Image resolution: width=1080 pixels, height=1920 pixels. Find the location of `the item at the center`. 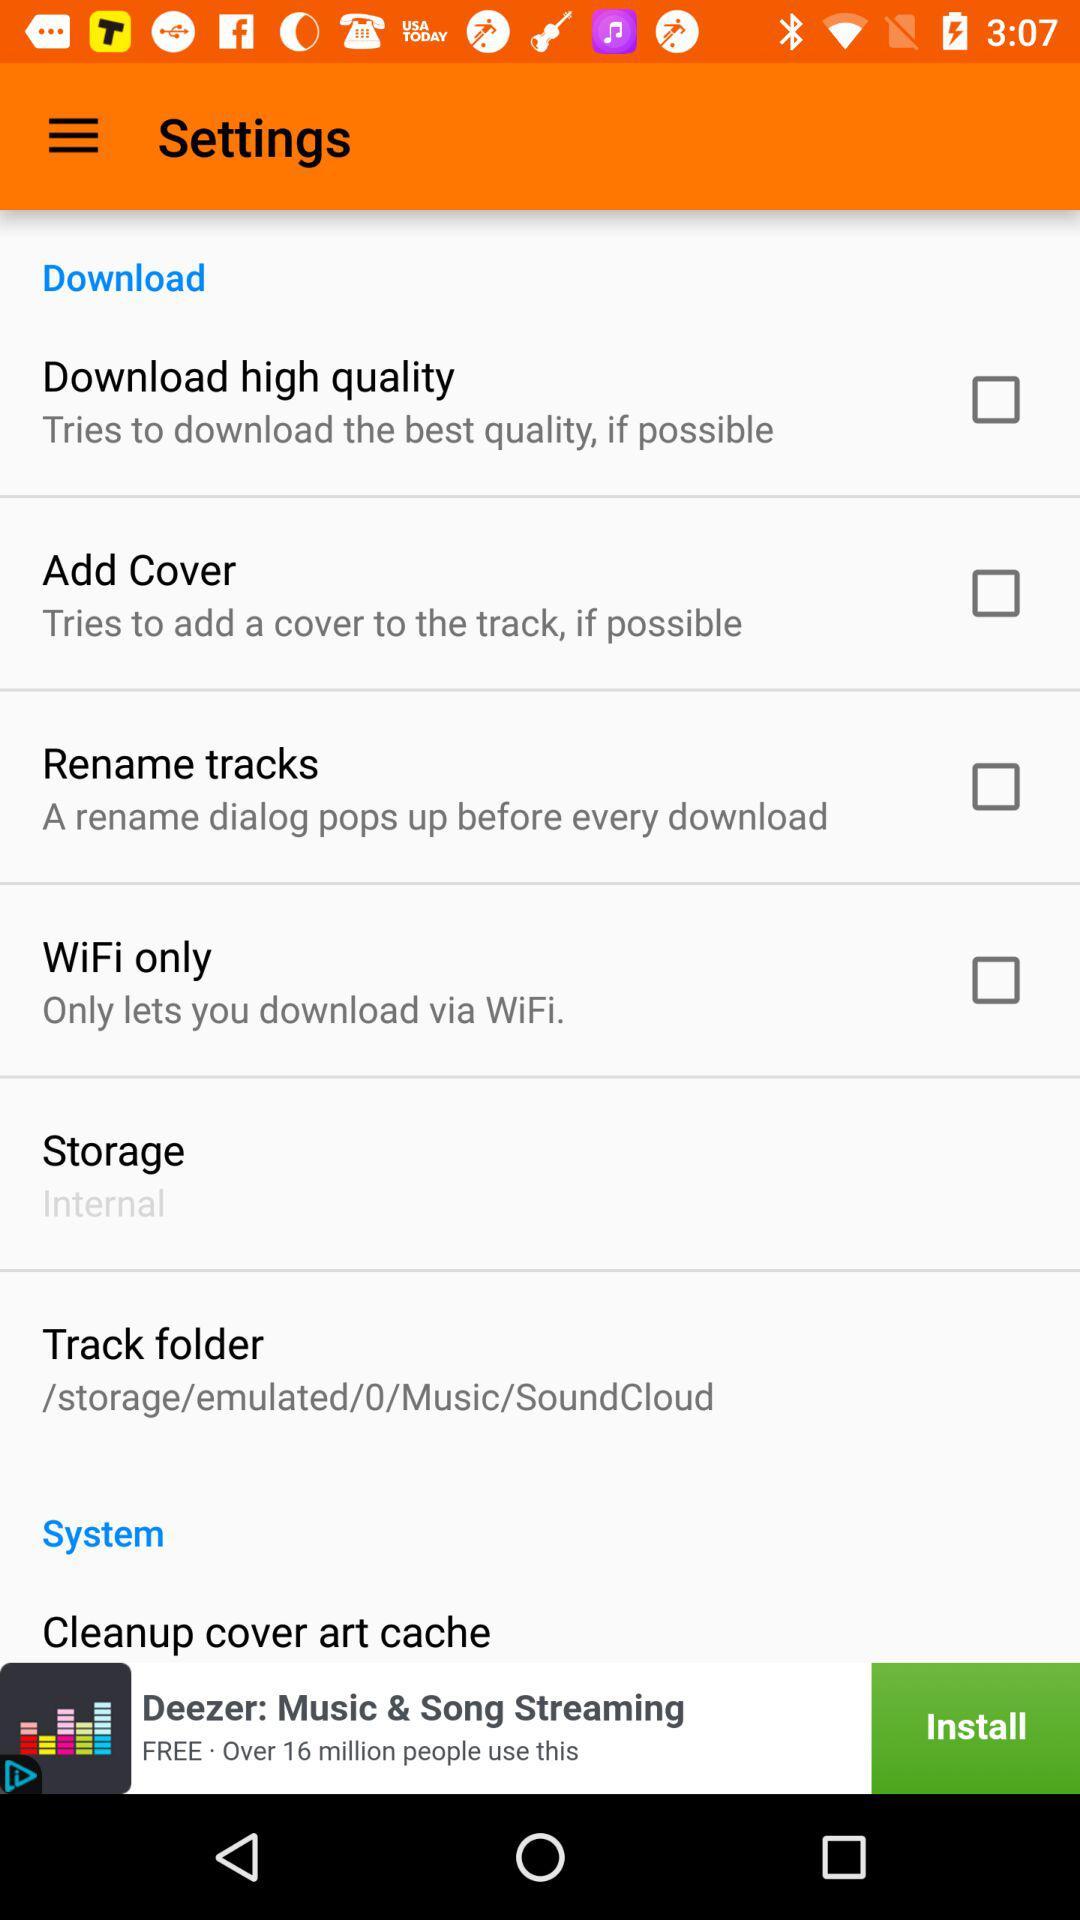

the item at the center is located at coordinates (434, 815).